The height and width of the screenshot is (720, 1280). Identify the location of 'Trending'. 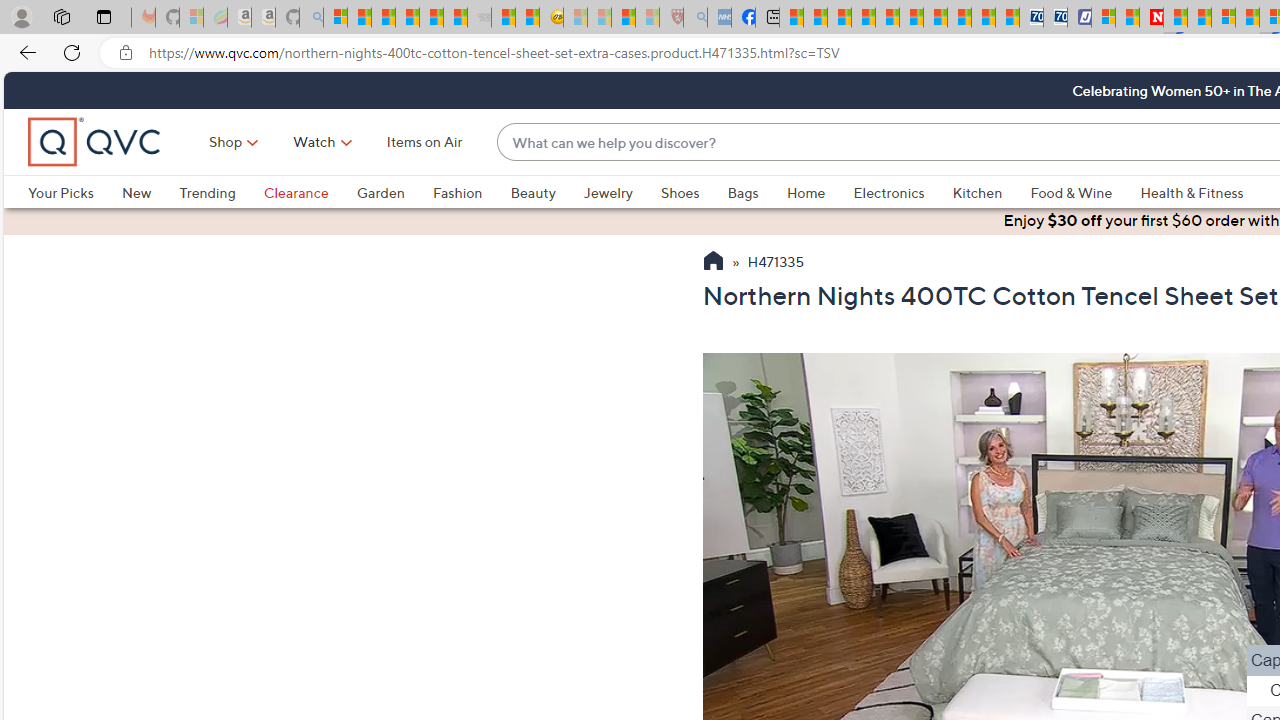
(221, 192).